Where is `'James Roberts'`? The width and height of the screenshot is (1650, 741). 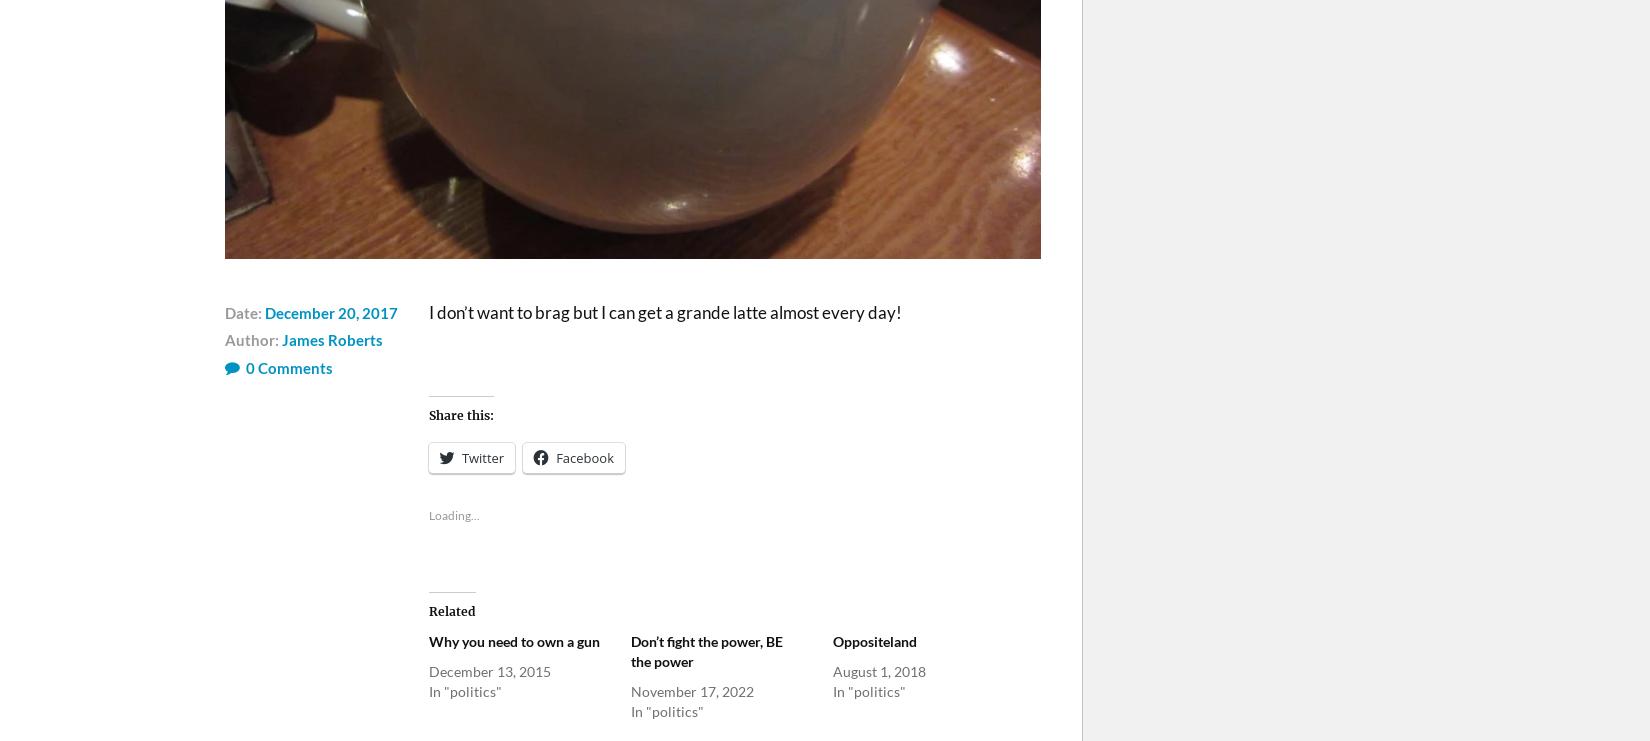
'James Roberts' is located at coordinates (281, 339).